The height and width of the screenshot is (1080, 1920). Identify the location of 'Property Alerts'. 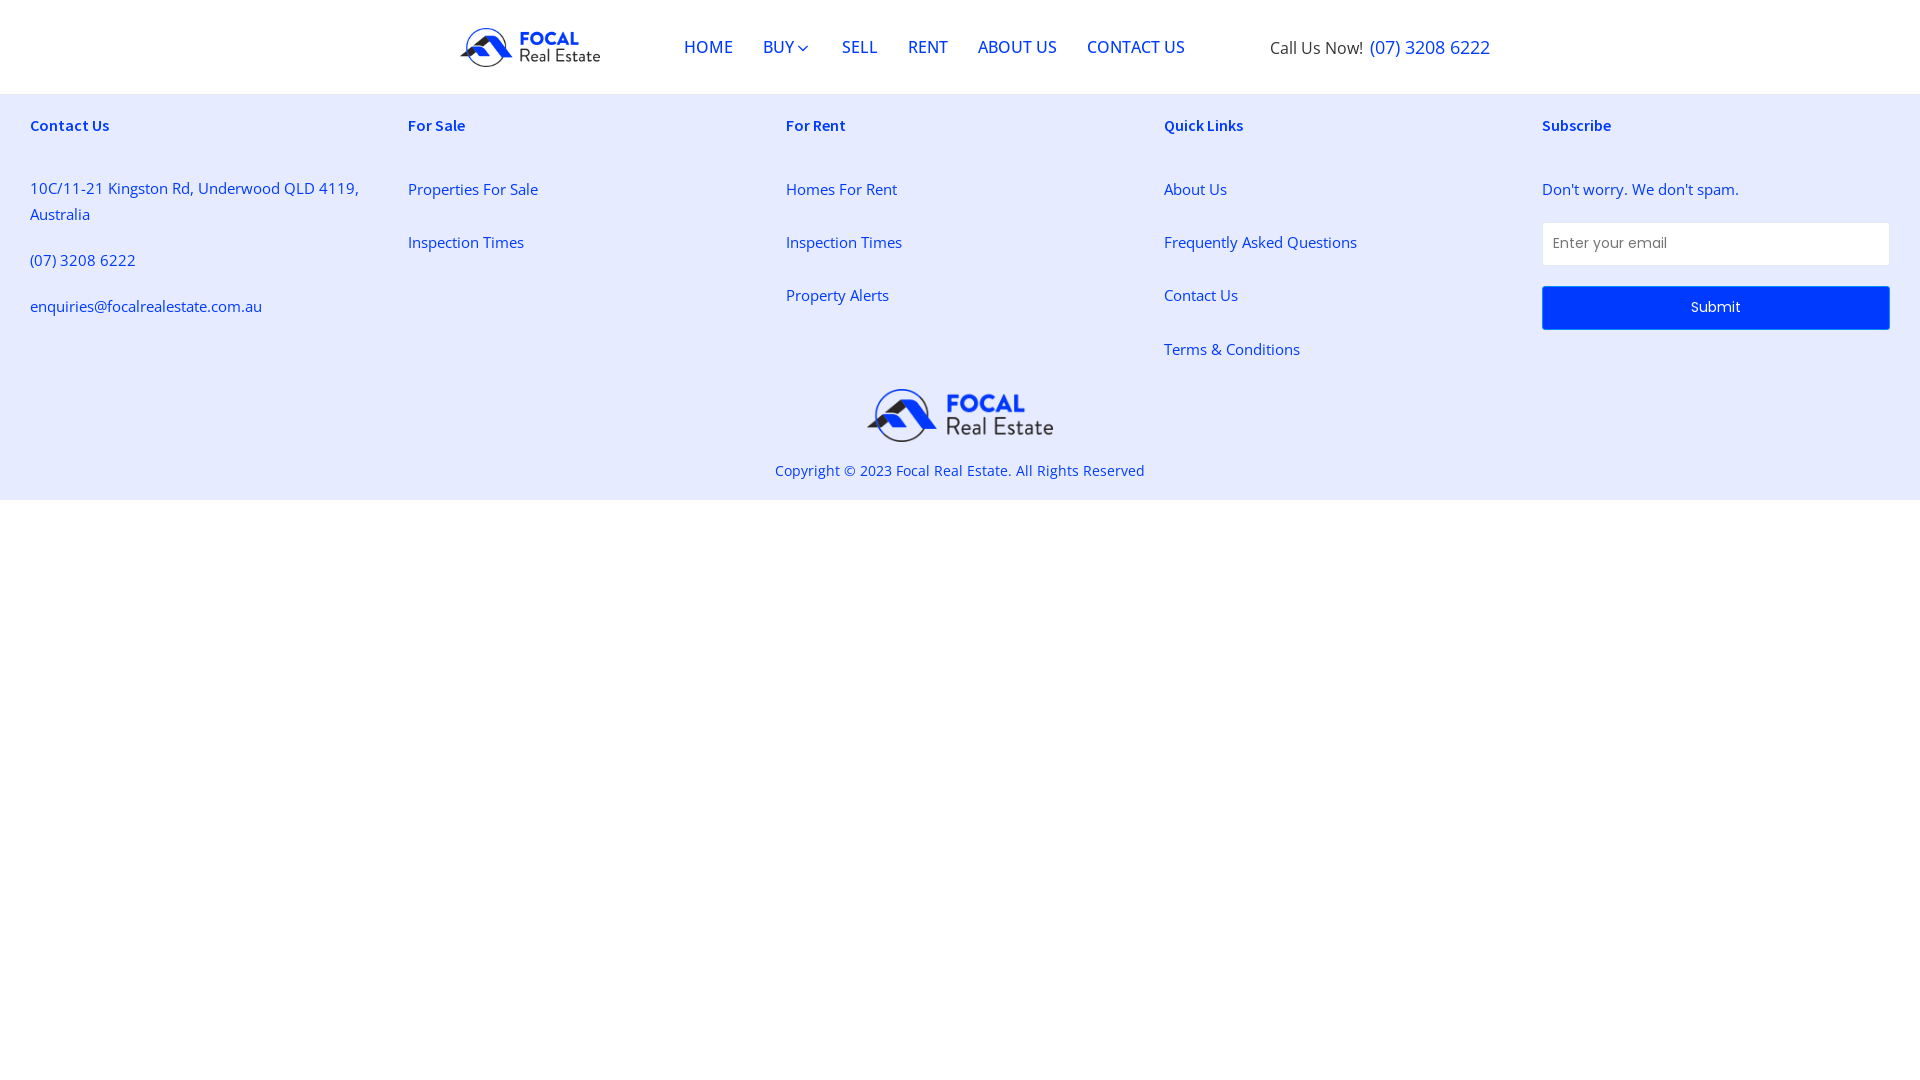
(837, 294).